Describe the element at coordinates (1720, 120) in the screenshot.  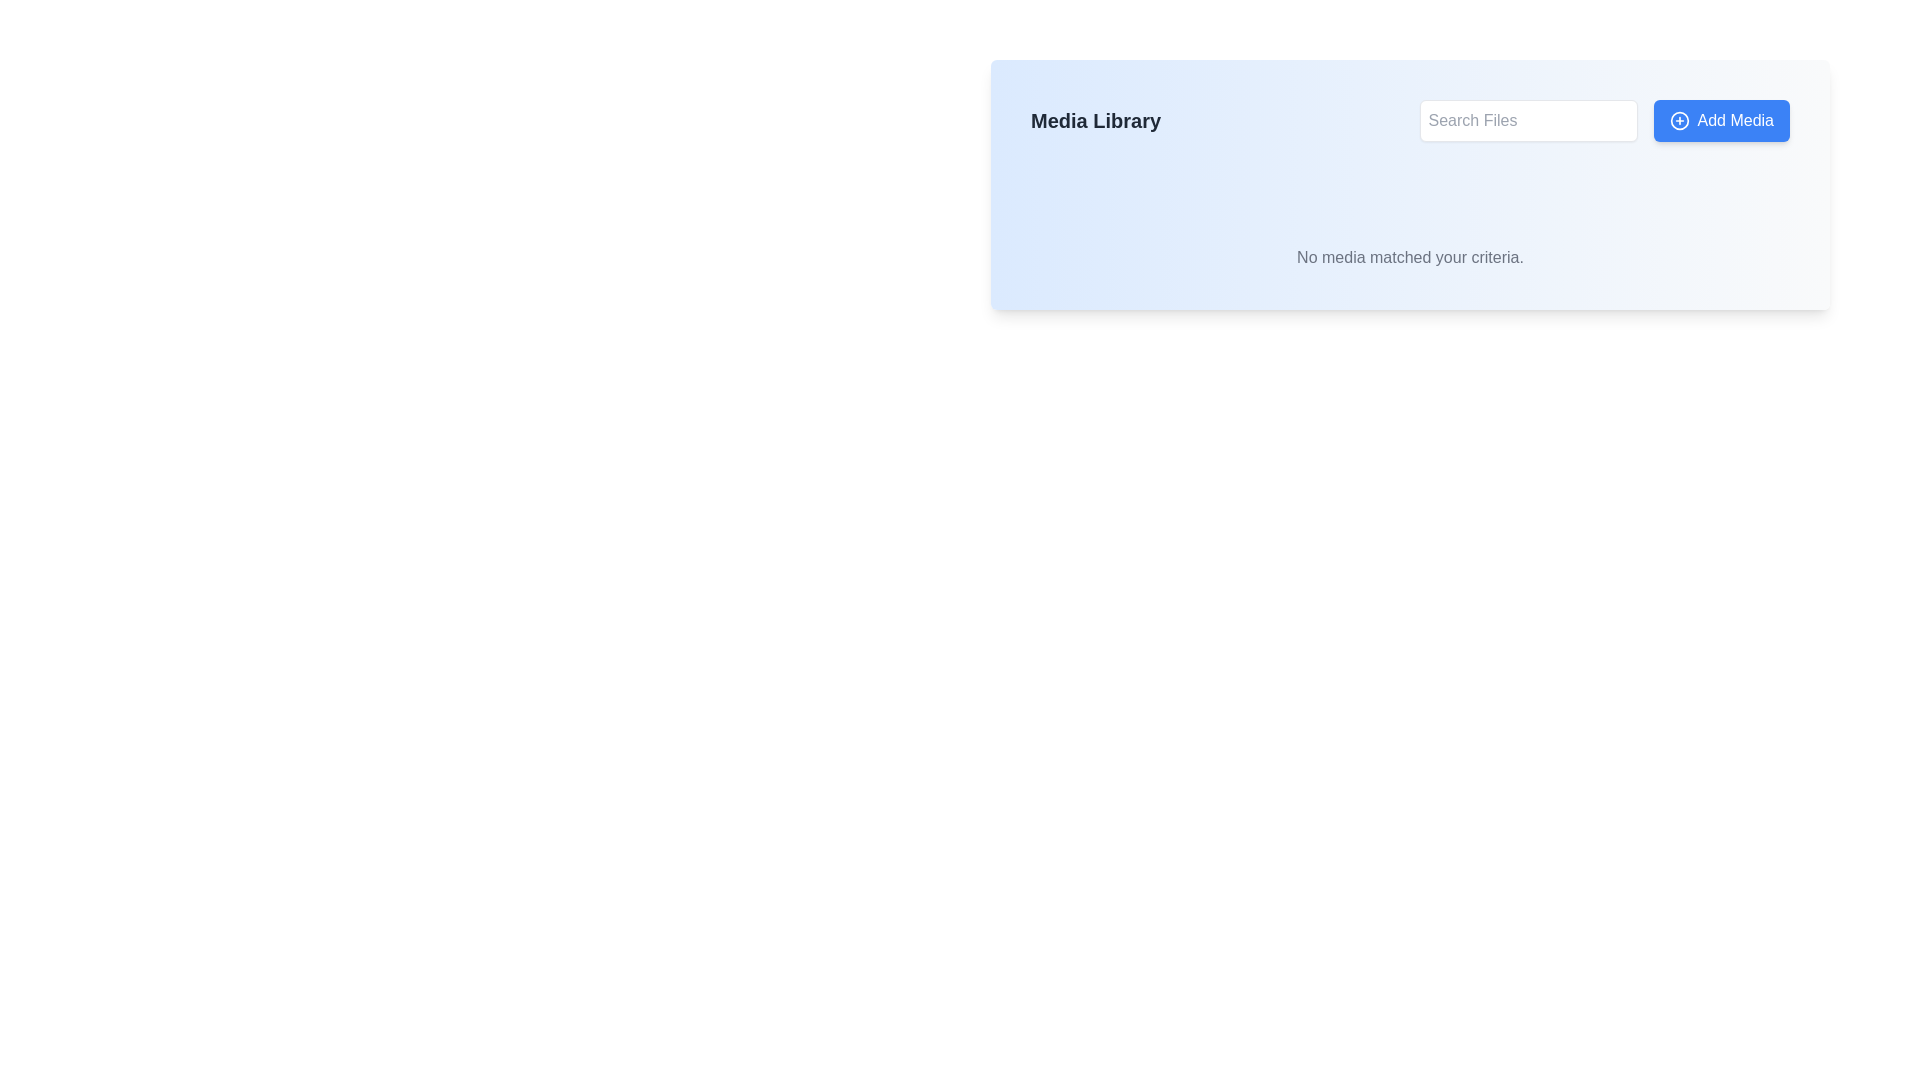
I see `the button located in the top-right of the blue box labeled 'Media Library'` at that location.